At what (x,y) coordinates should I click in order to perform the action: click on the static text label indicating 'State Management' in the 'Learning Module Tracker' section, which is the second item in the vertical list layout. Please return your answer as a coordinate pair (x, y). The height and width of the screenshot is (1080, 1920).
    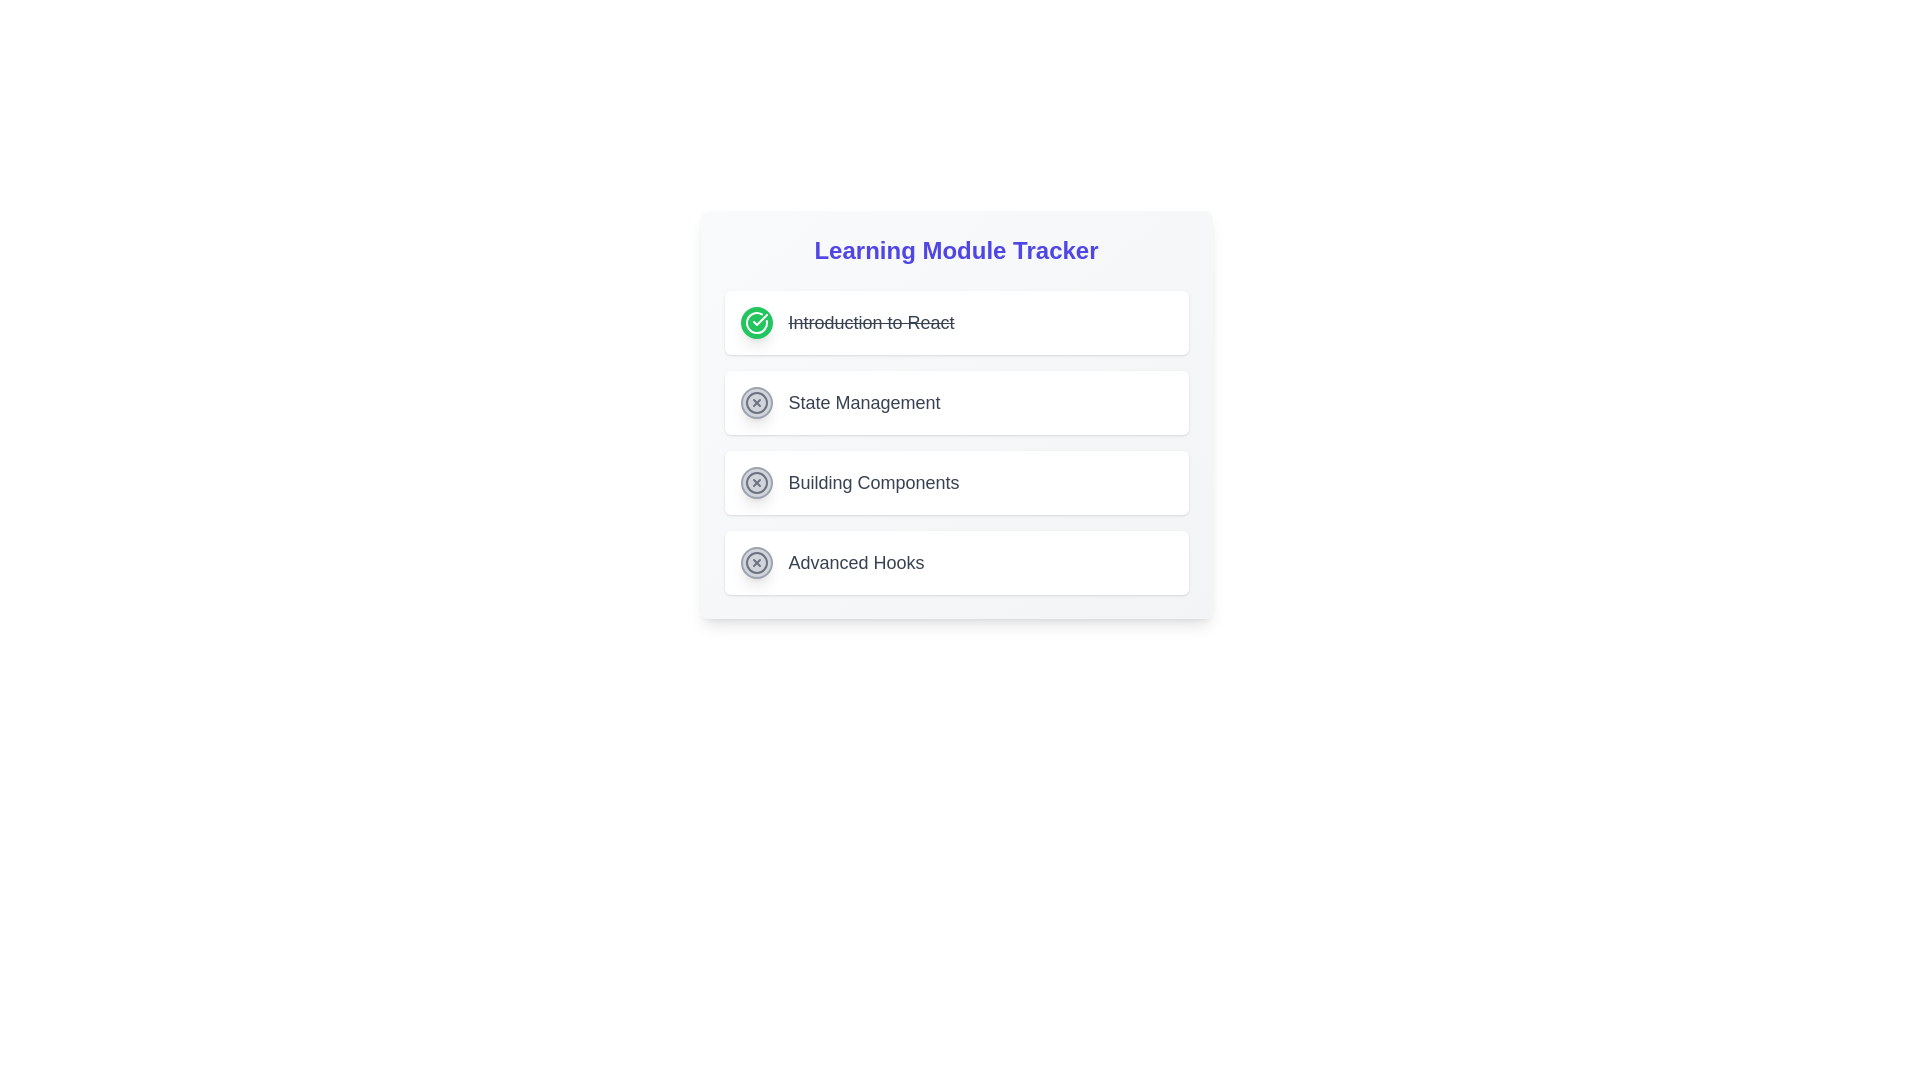
    Looking at the image, I should click on (864, 402).